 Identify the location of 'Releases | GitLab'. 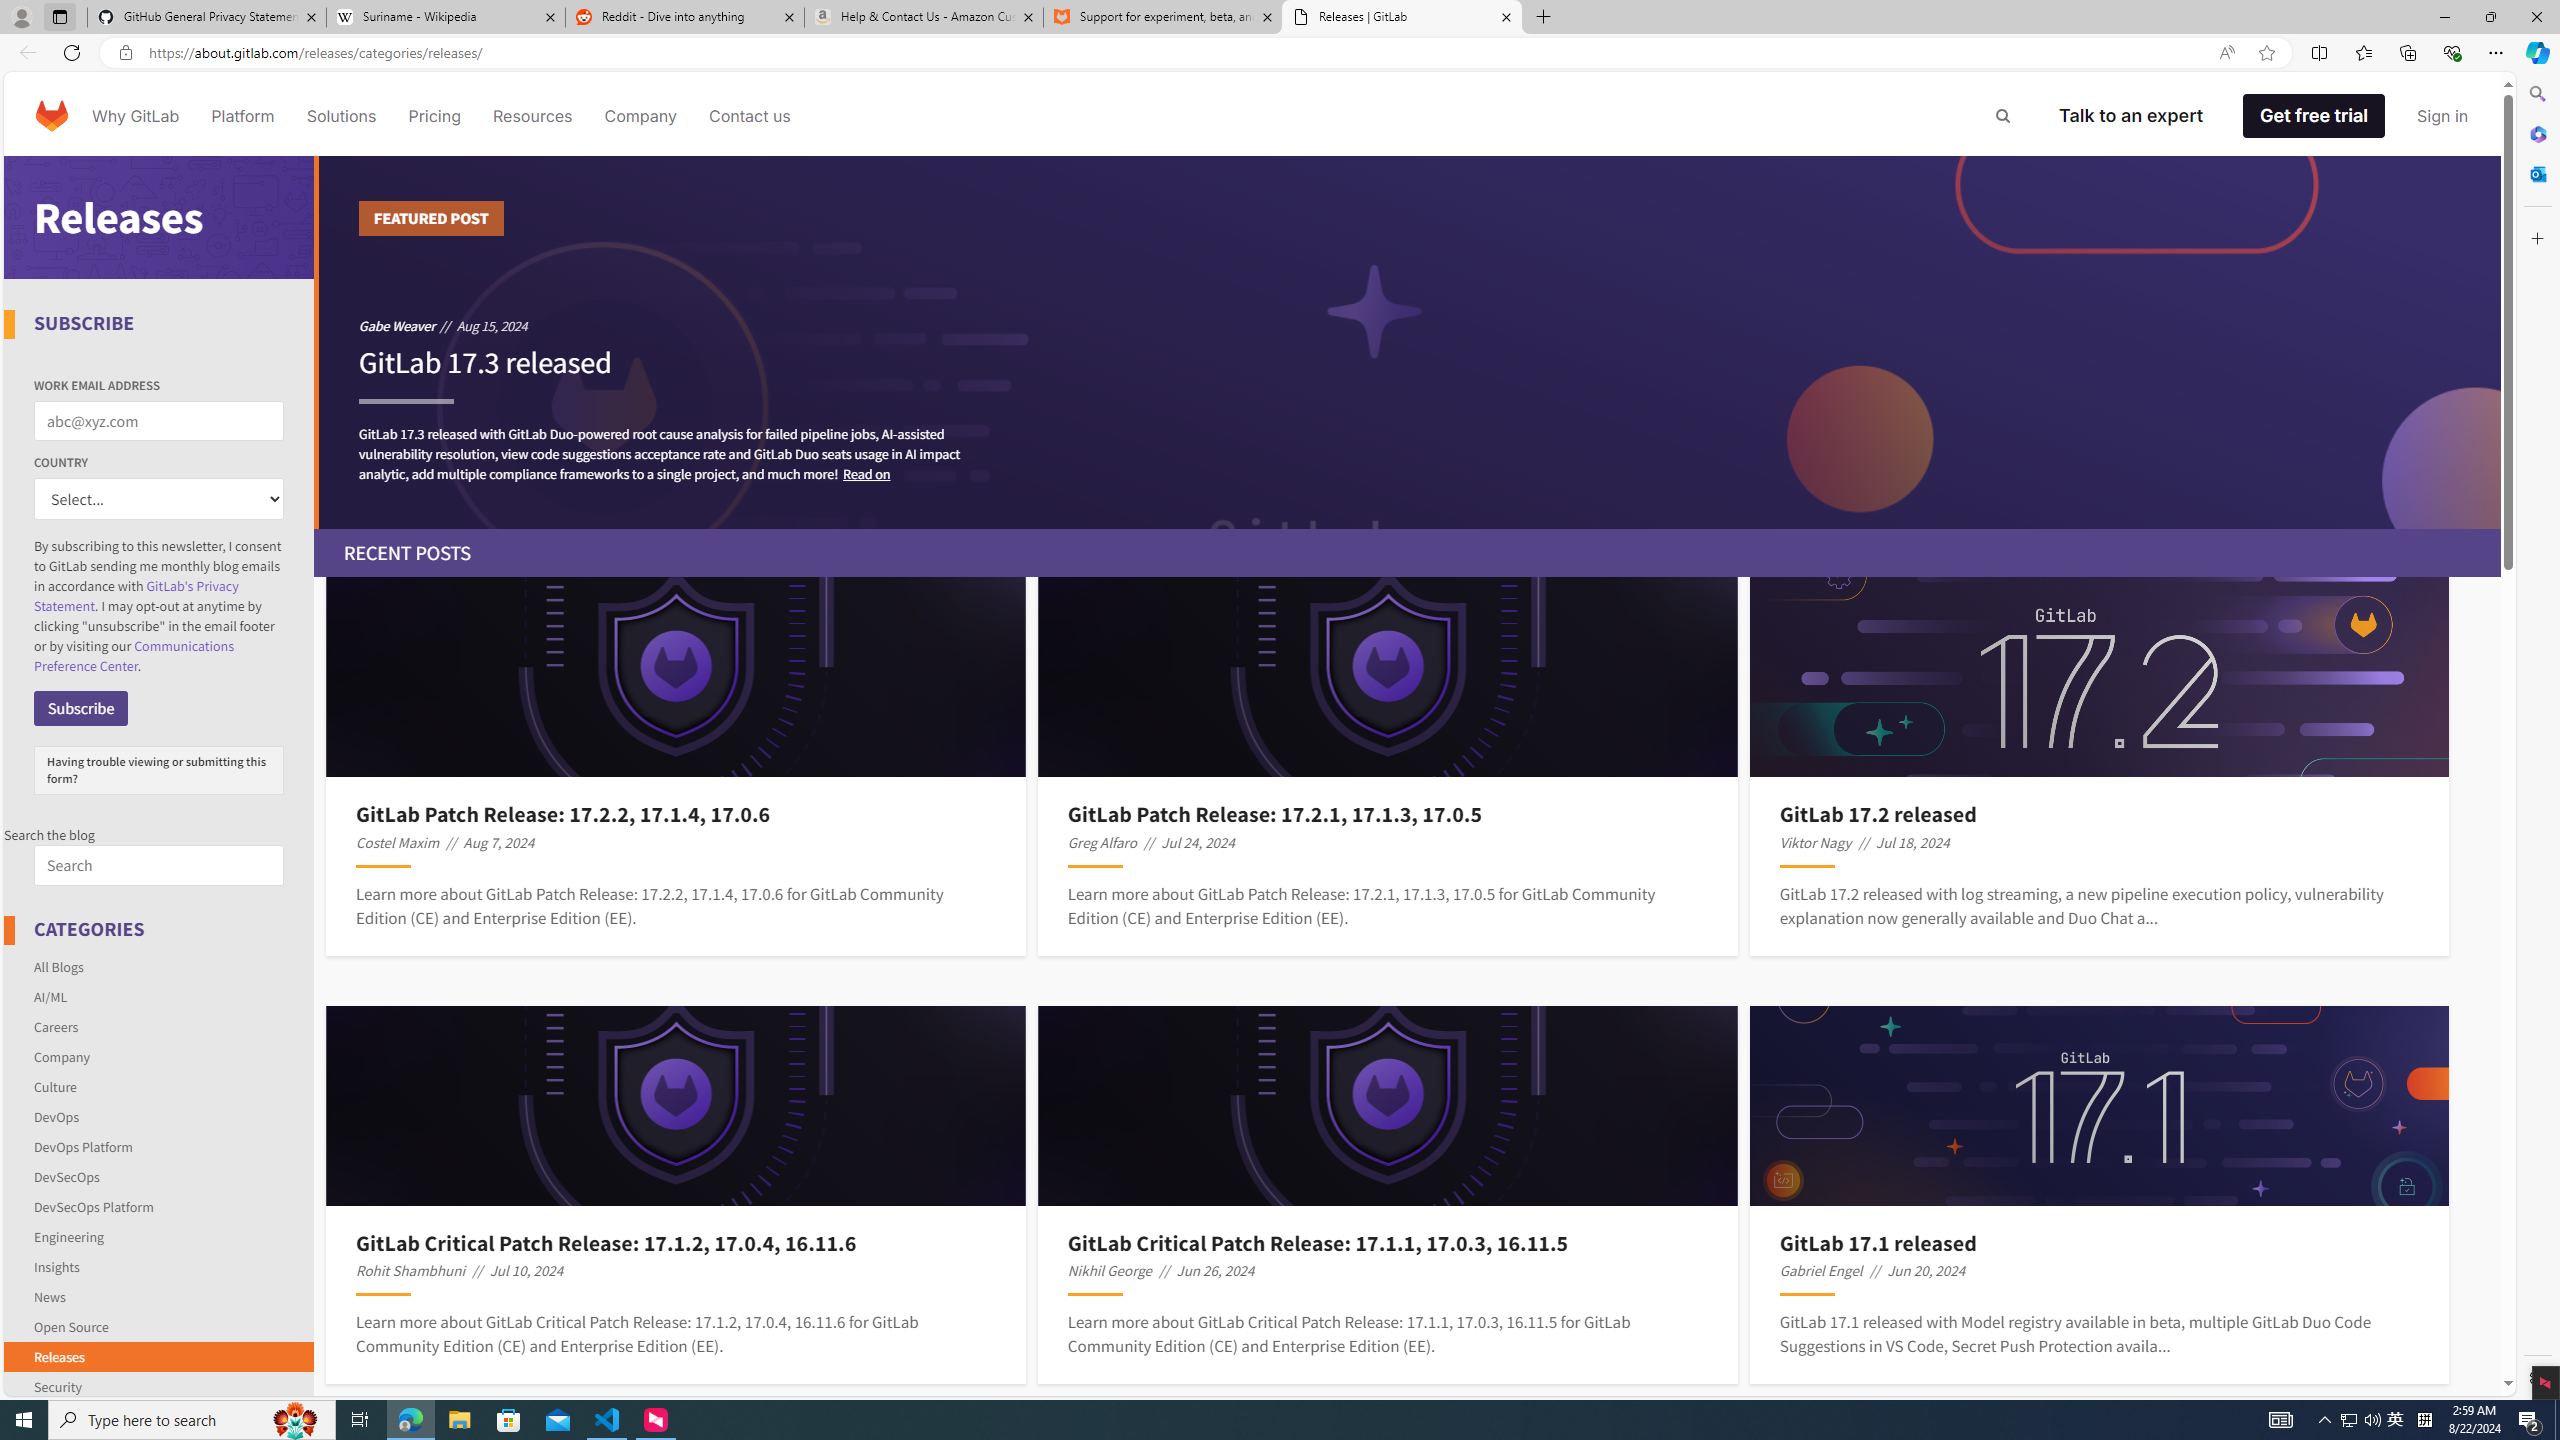
(1402, 16).